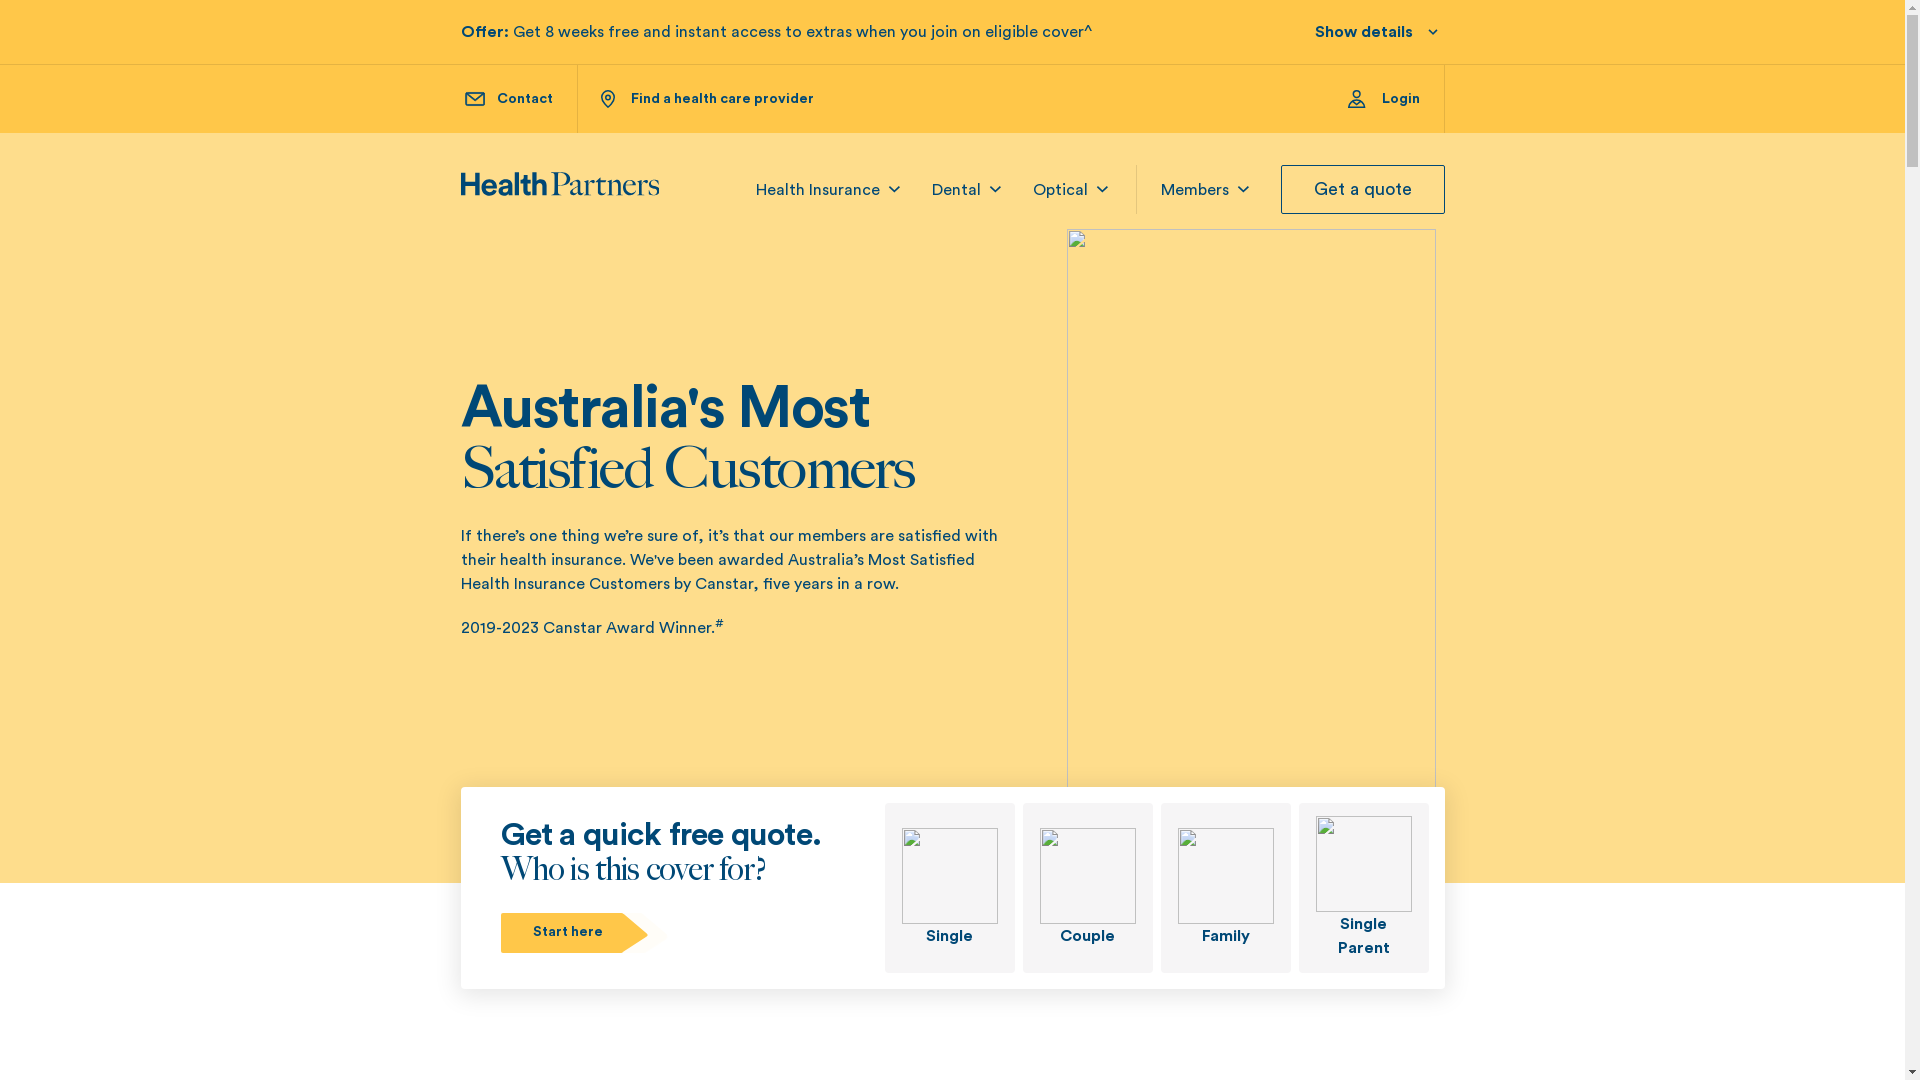 The height and width of the screenshot is (1080, 1920). What do you see at coordinates (1395, 99) in the screenshot?
I see `'Login'` at bounding box center [1395, 99].